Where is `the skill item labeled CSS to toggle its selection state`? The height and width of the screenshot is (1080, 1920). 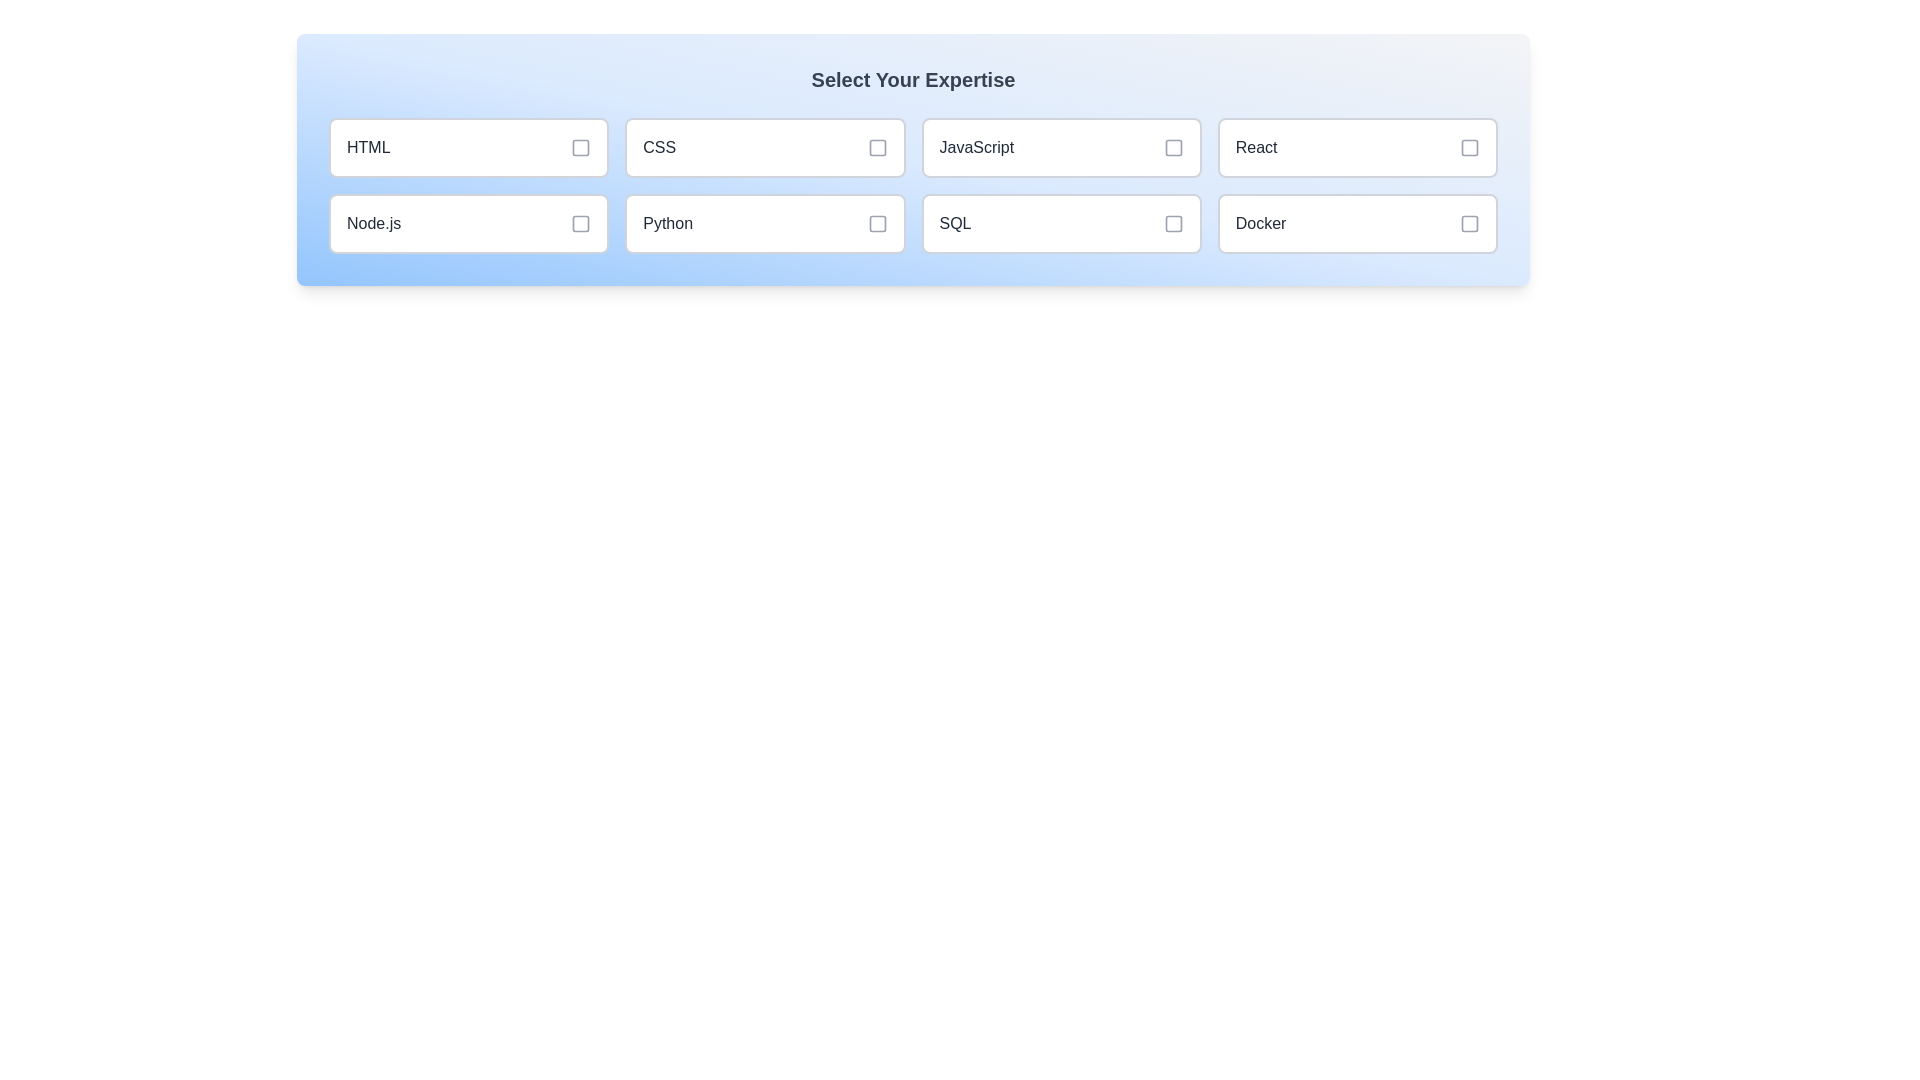 the skill item labeled CSS to toggle its selection state is located at coordinates (763, 146).